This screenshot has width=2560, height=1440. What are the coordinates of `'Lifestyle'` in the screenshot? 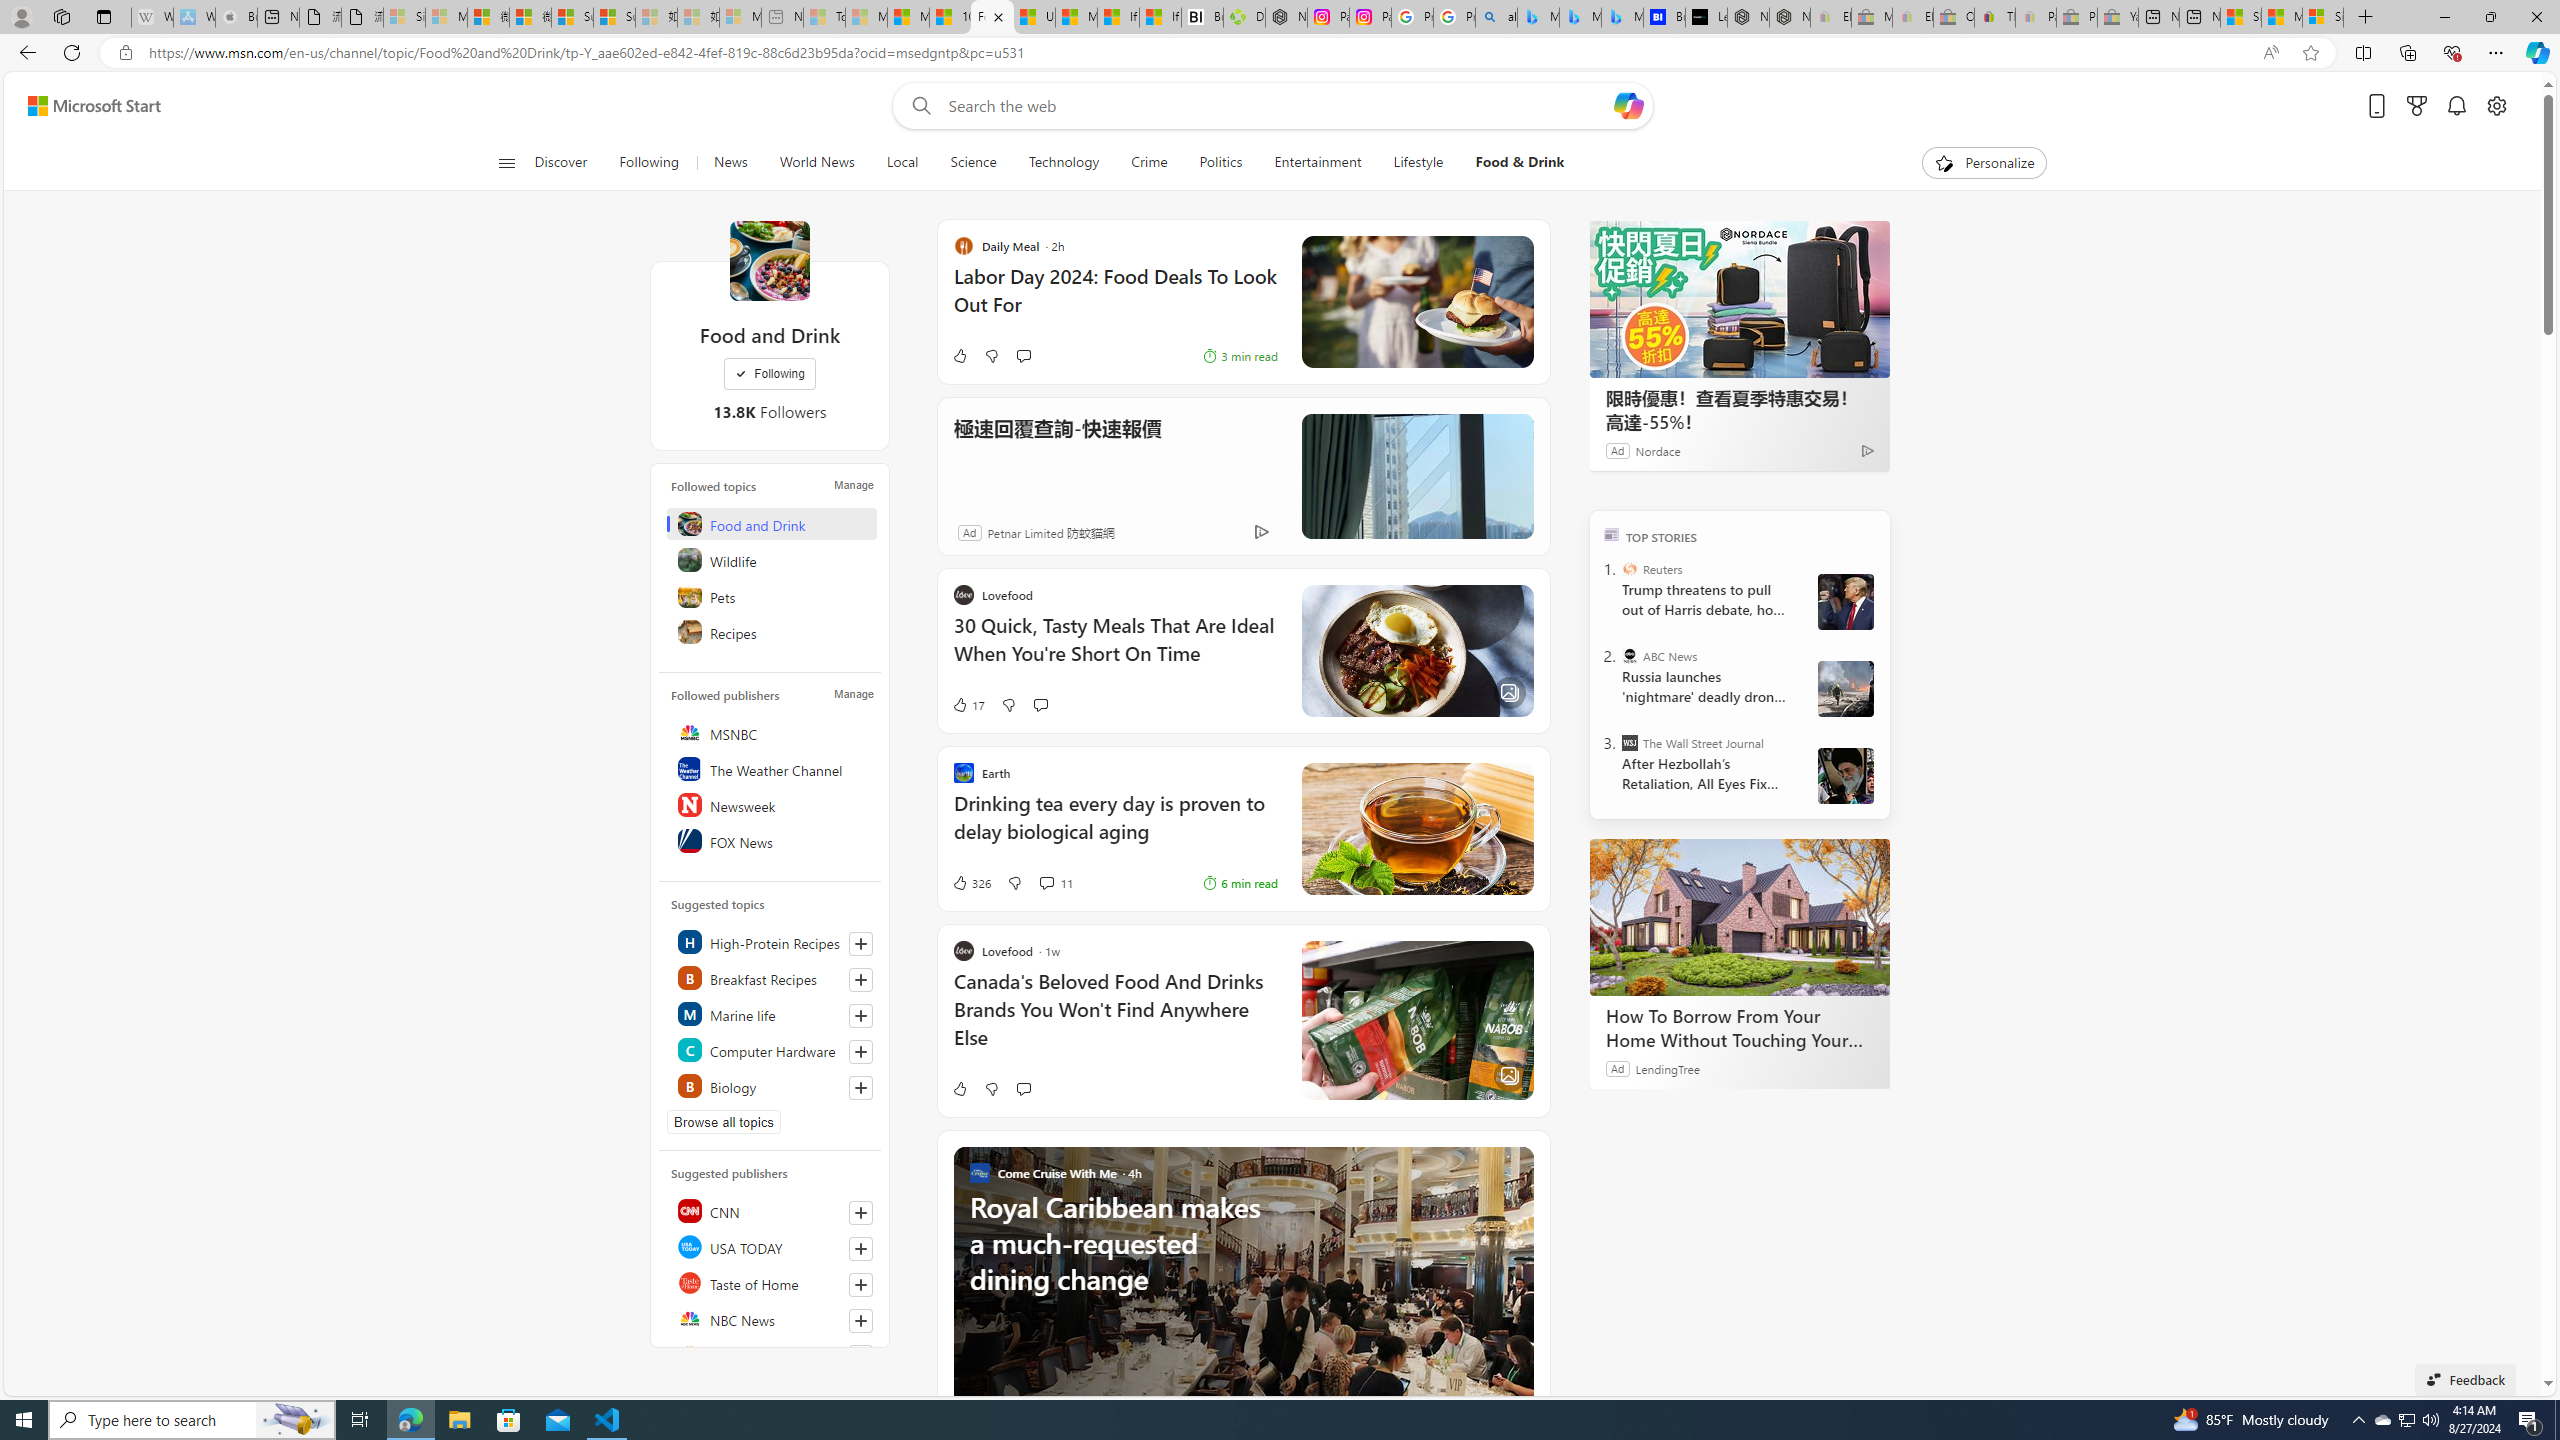 It's located at (1418, 162).